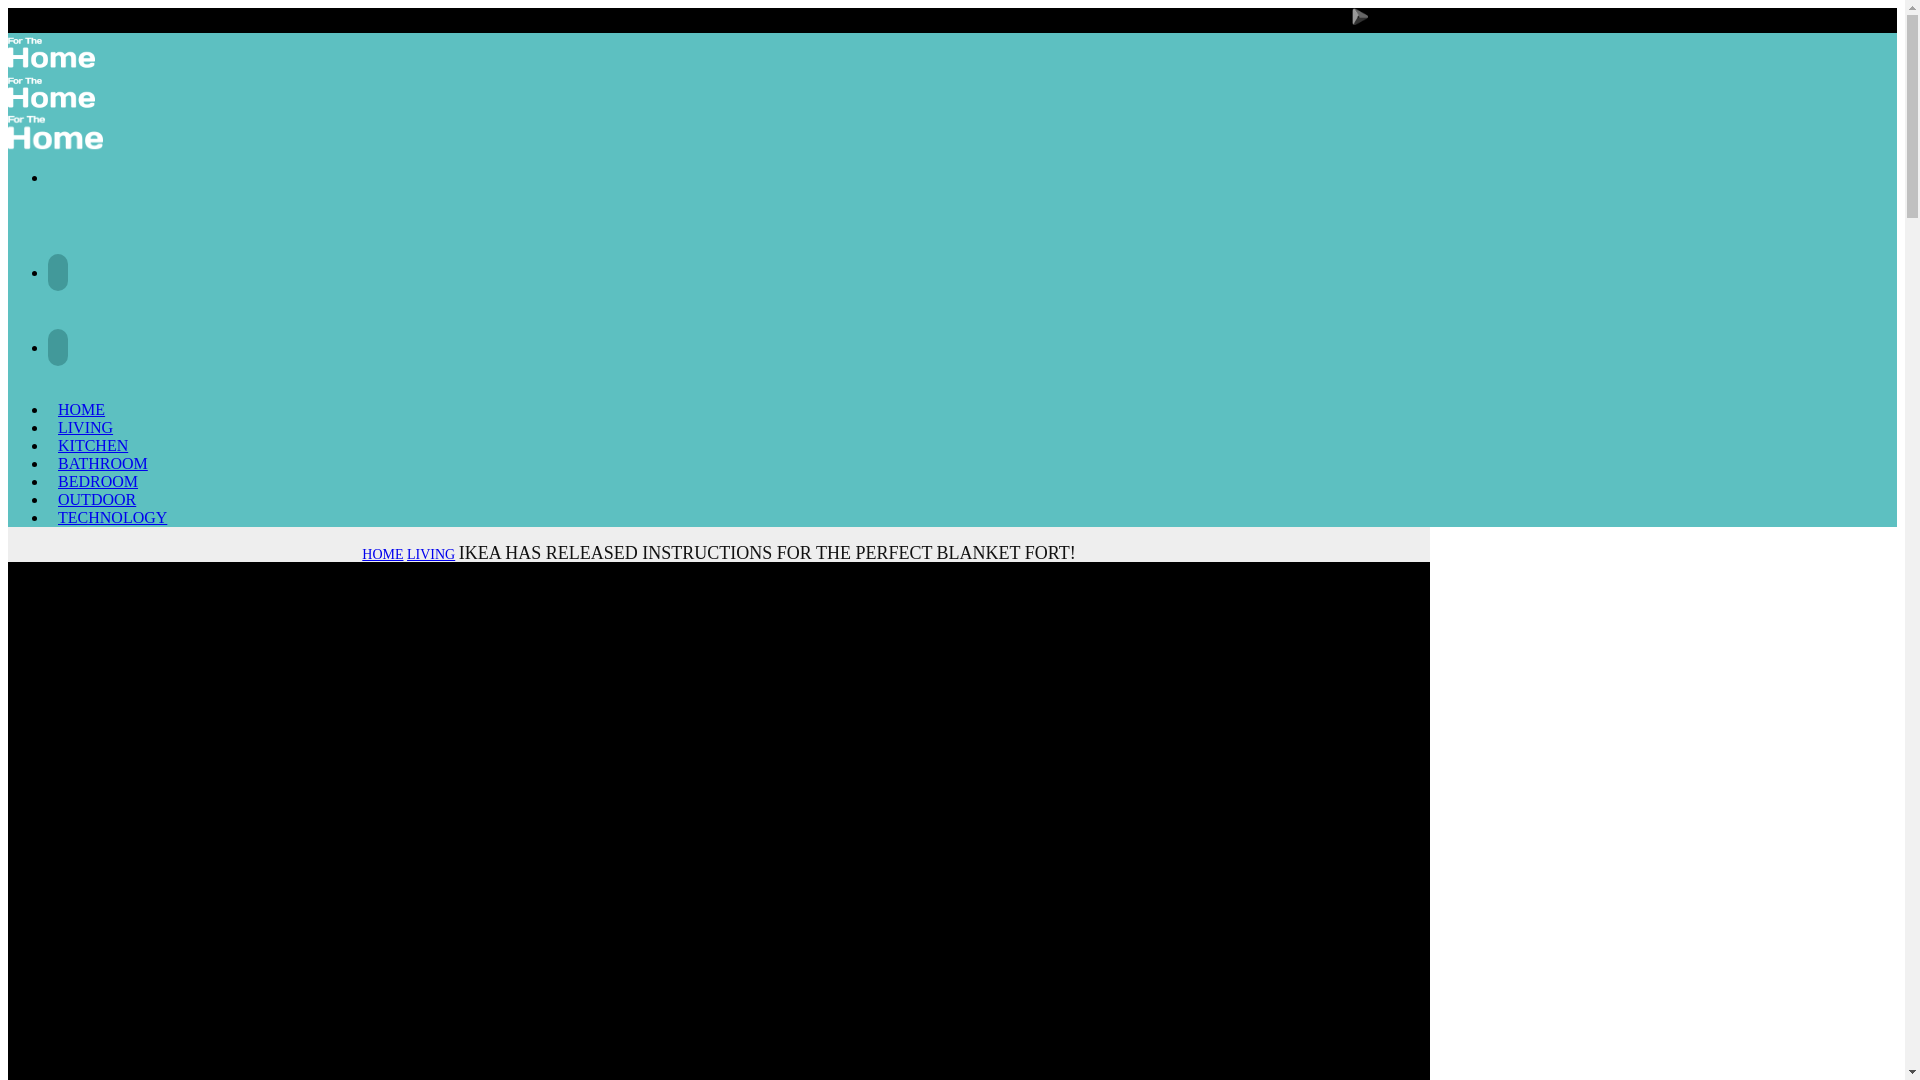 This screenshot has width=1920, height=1080. I want to click on 'BEDROOM', so click(96, 481).